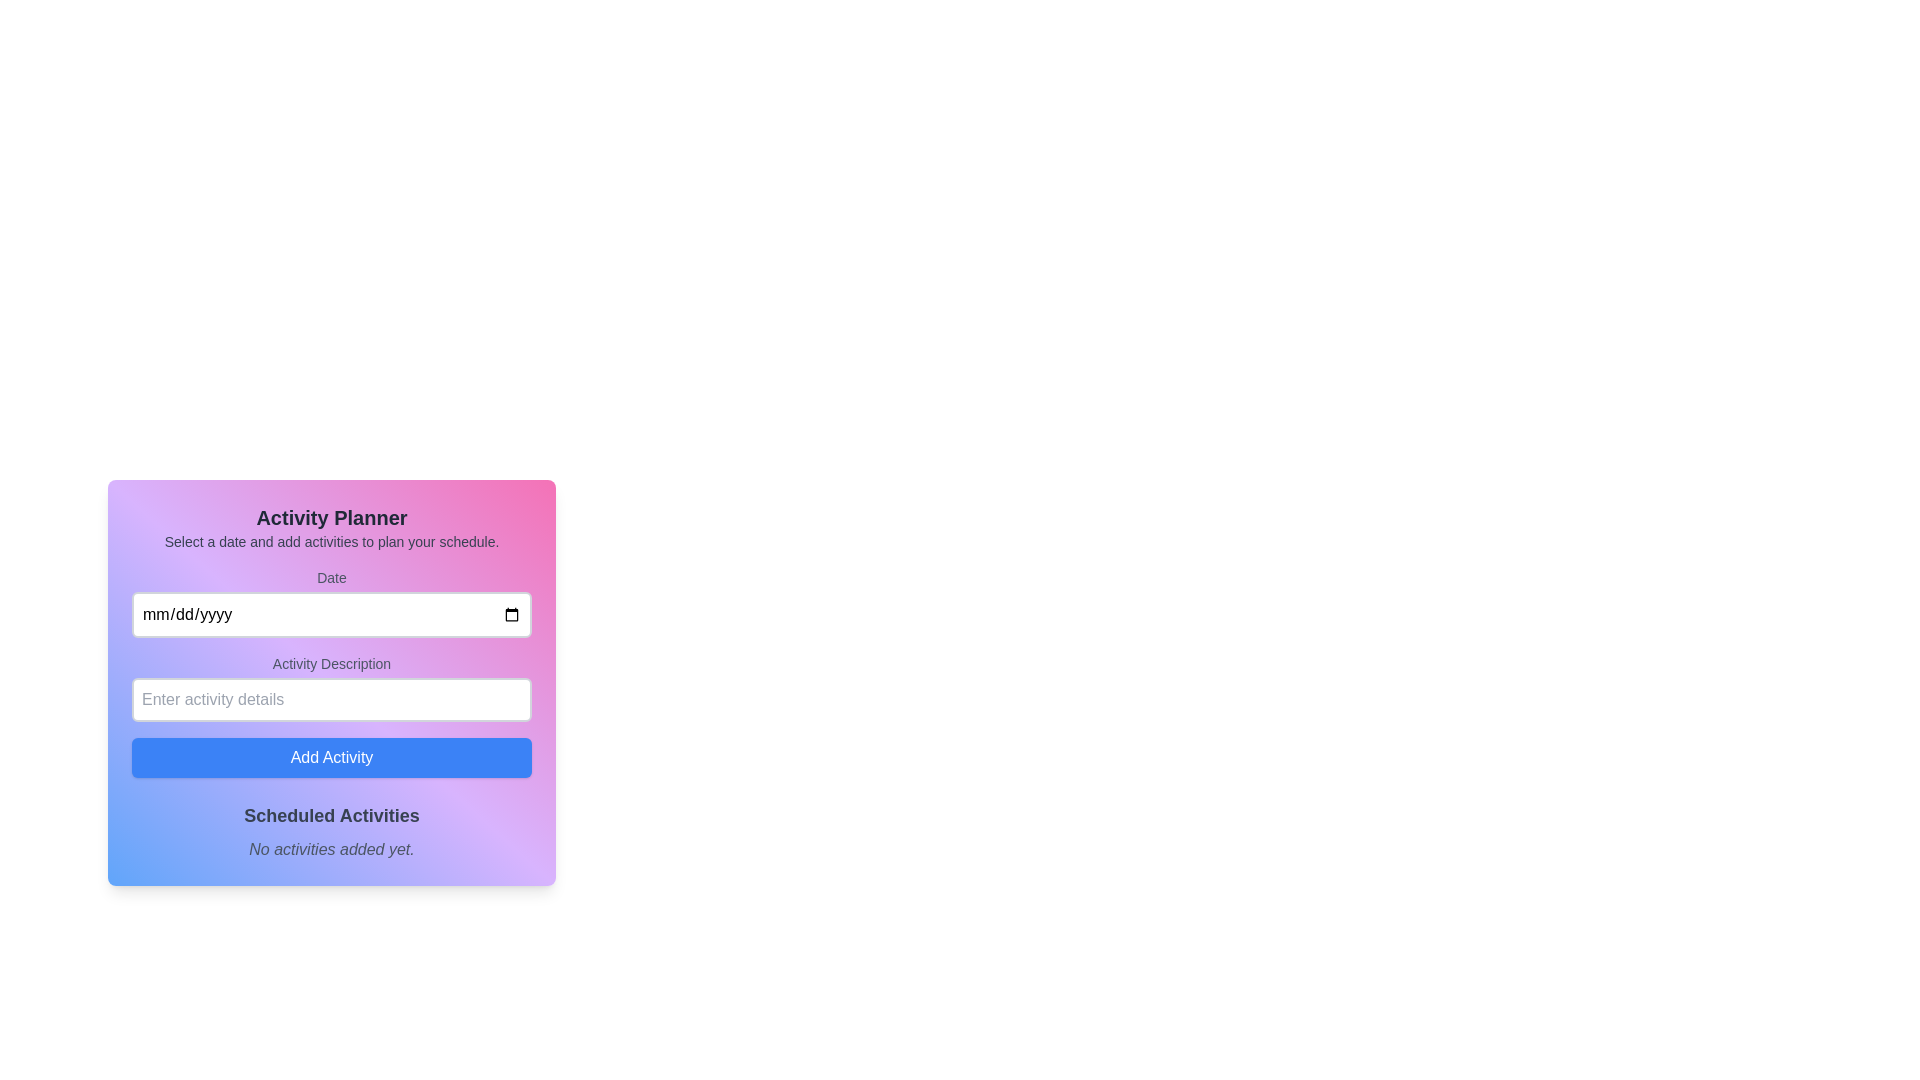 This screenshot has width=1920, height=1080. What do you see at coordinates (331, 681) in the screenshot?
I see `the primary content block of the form-like structure containing input fields and a button, styled with a gradient background from blue to pink` at bounding box center [331, 681].